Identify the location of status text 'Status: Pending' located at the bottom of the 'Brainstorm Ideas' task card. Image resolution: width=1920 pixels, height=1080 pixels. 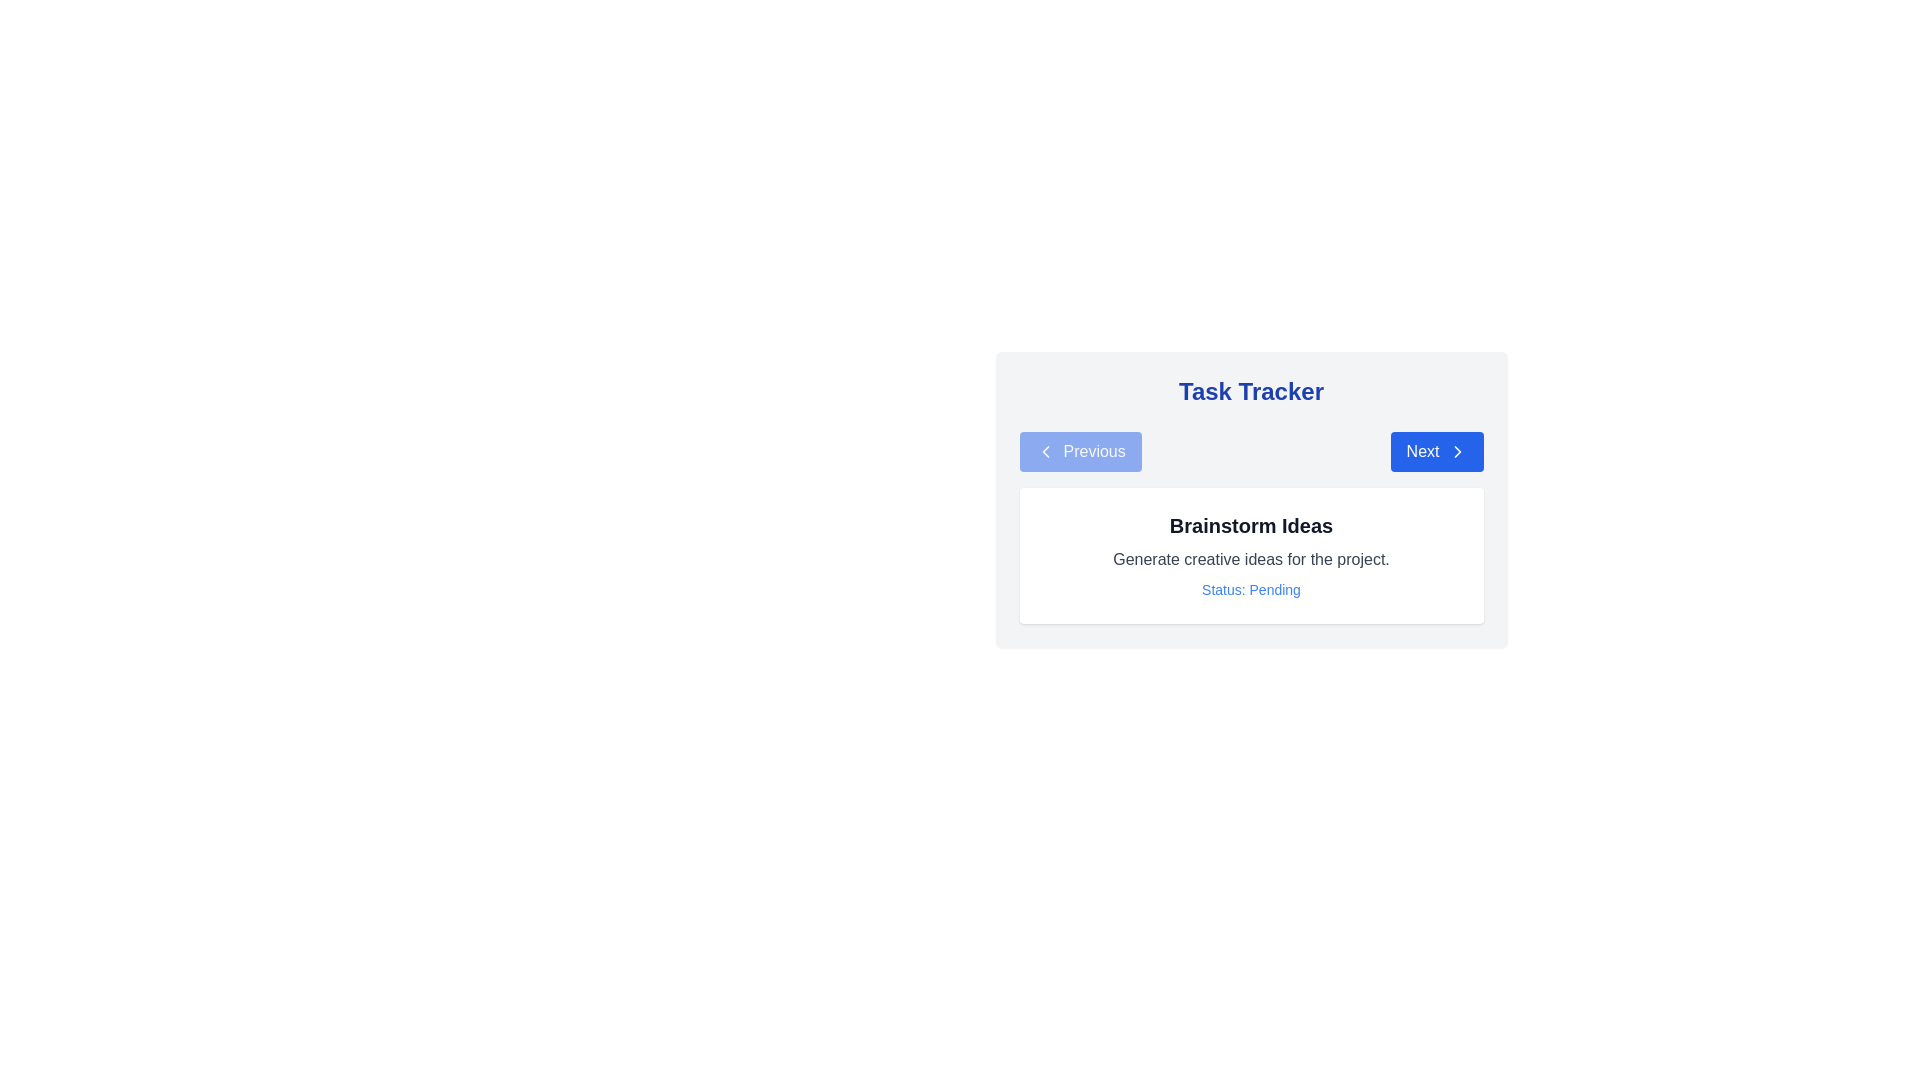
(1250, 589).